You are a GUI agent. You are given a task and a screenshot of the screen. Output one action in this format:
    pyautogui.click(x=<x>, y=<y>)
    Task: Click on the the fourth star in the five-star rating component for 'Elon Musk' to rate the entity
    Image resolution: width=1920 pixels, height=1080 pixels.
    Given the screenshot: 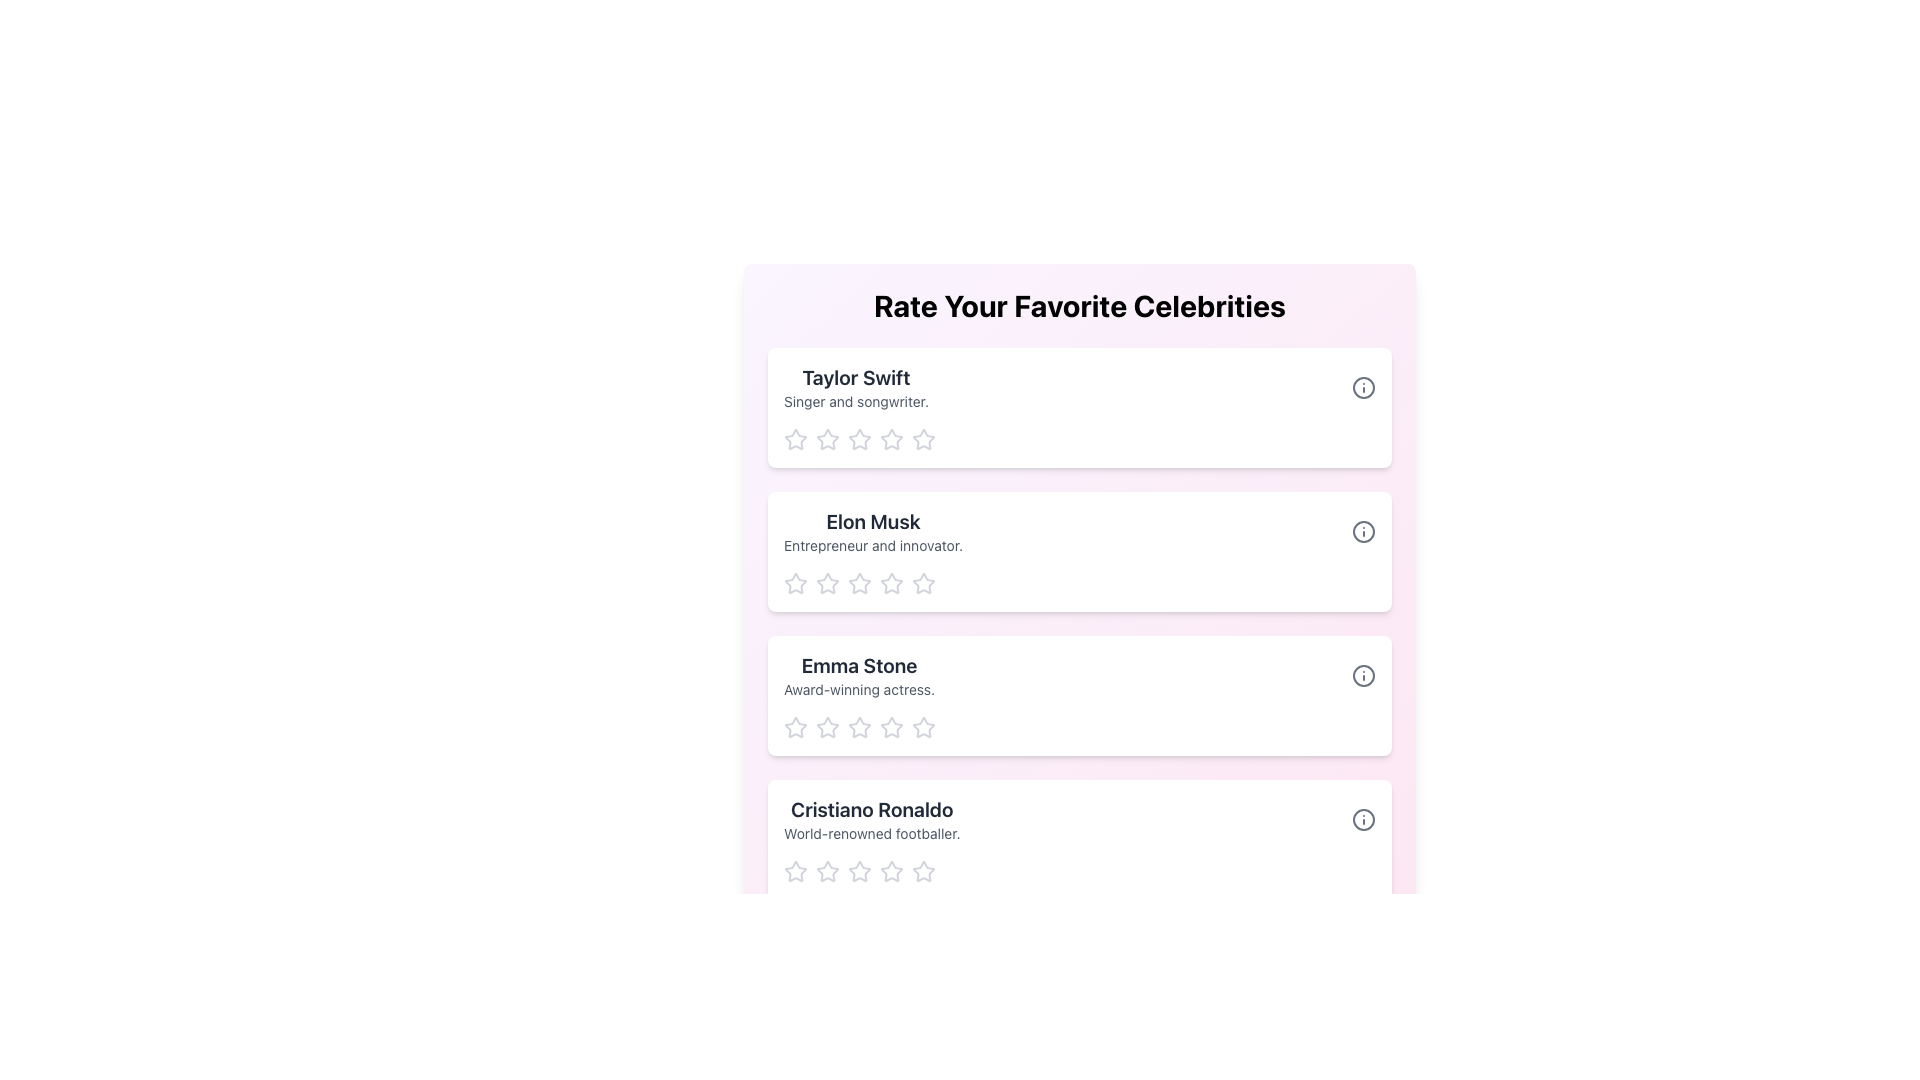 What is the action you would take?
    pyautogui.click(x=891, y=583)
    